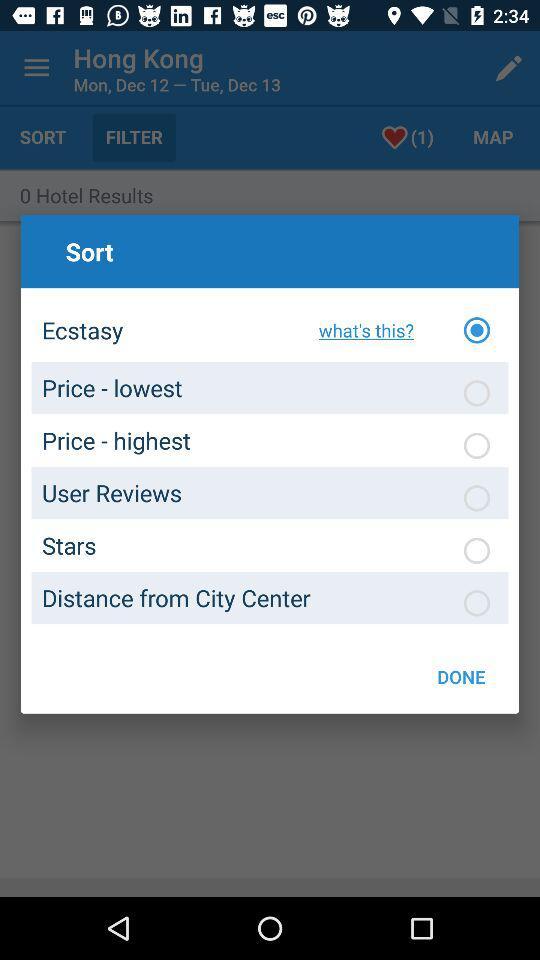 Image resolution: width=540 pixels, height=960 pixels. Describe the element at coordinates (475, 445) in the screenshot. I see `choose bubble under sort` at that location.